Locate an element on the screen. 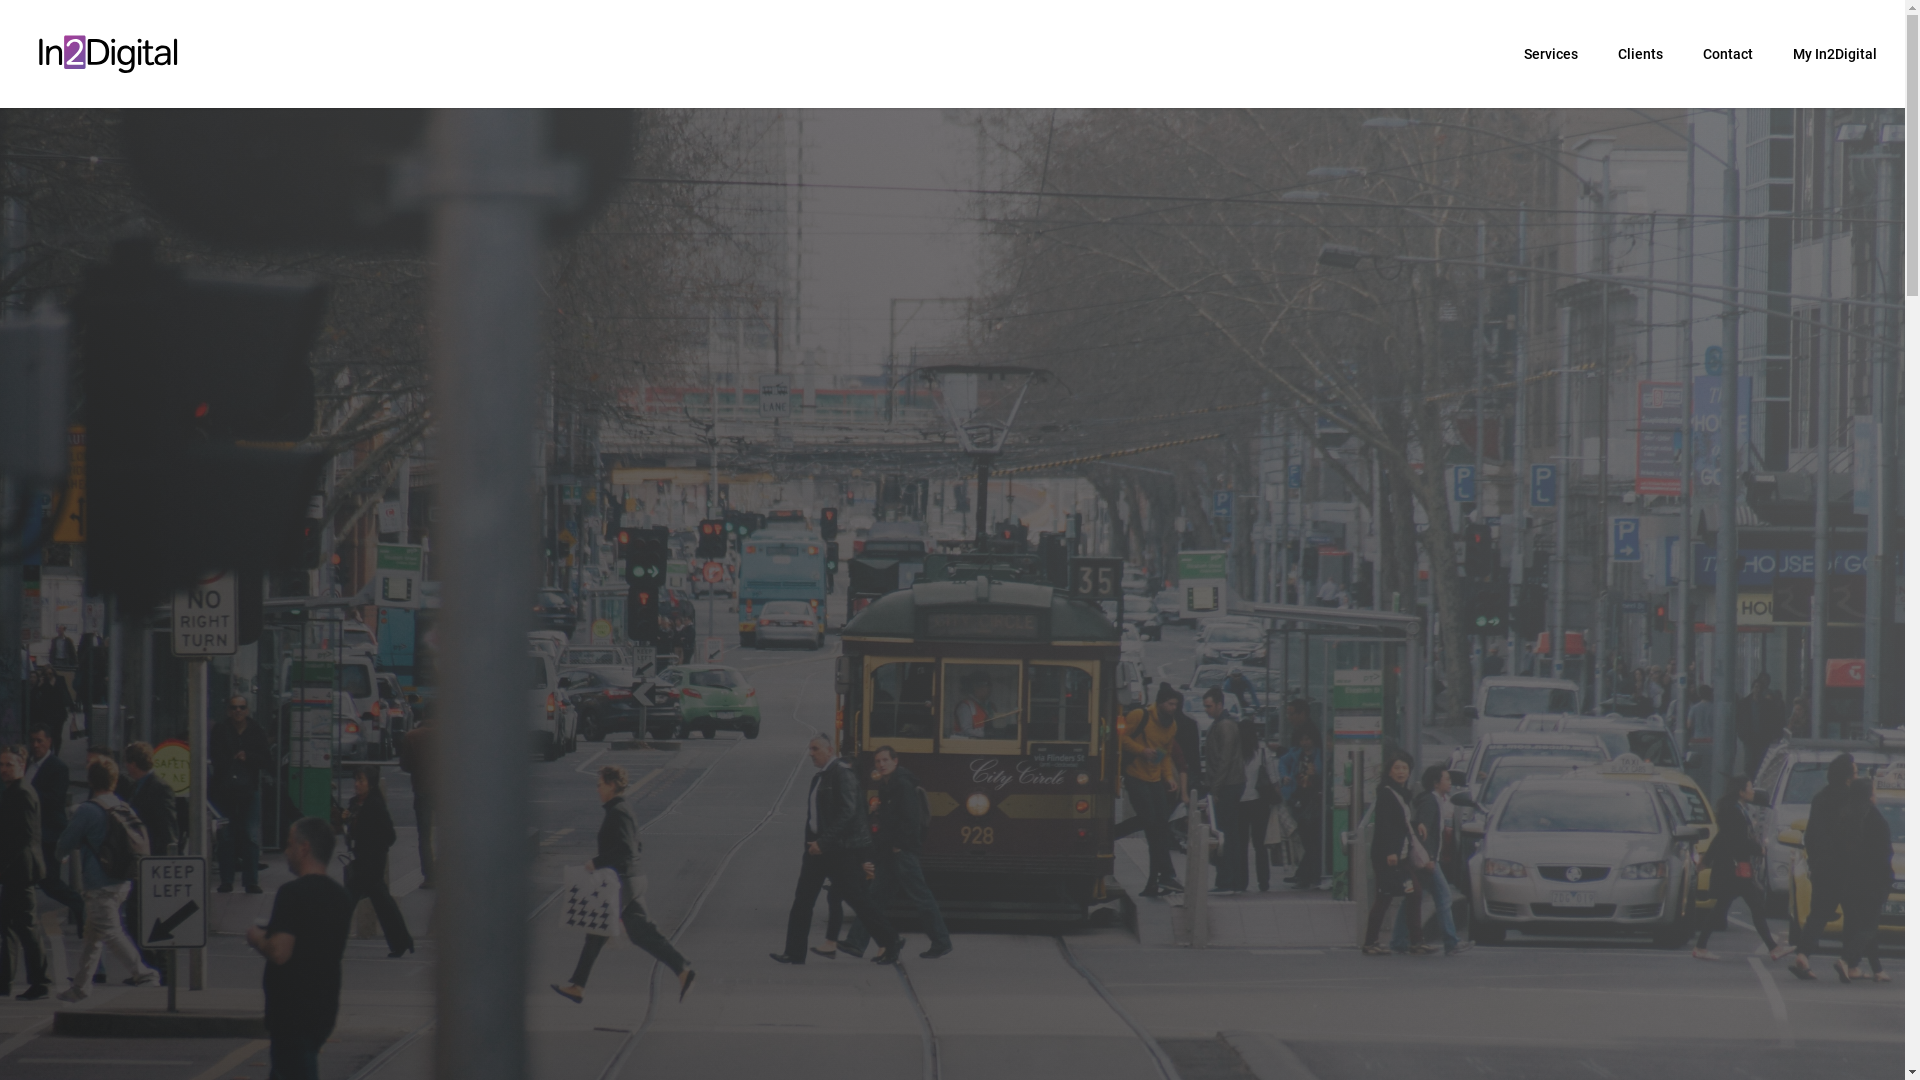 This screenshot has width=1920, height=1080. 'Clients' is located at coordinates (1640, 53).